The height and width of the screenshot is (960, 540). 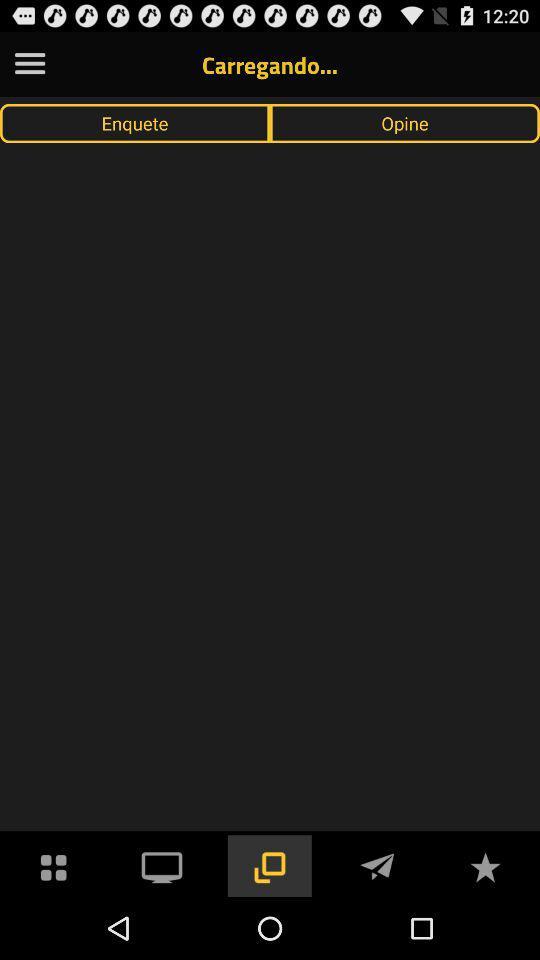 I want to click on the menu icon, so click(x=29, y=68).